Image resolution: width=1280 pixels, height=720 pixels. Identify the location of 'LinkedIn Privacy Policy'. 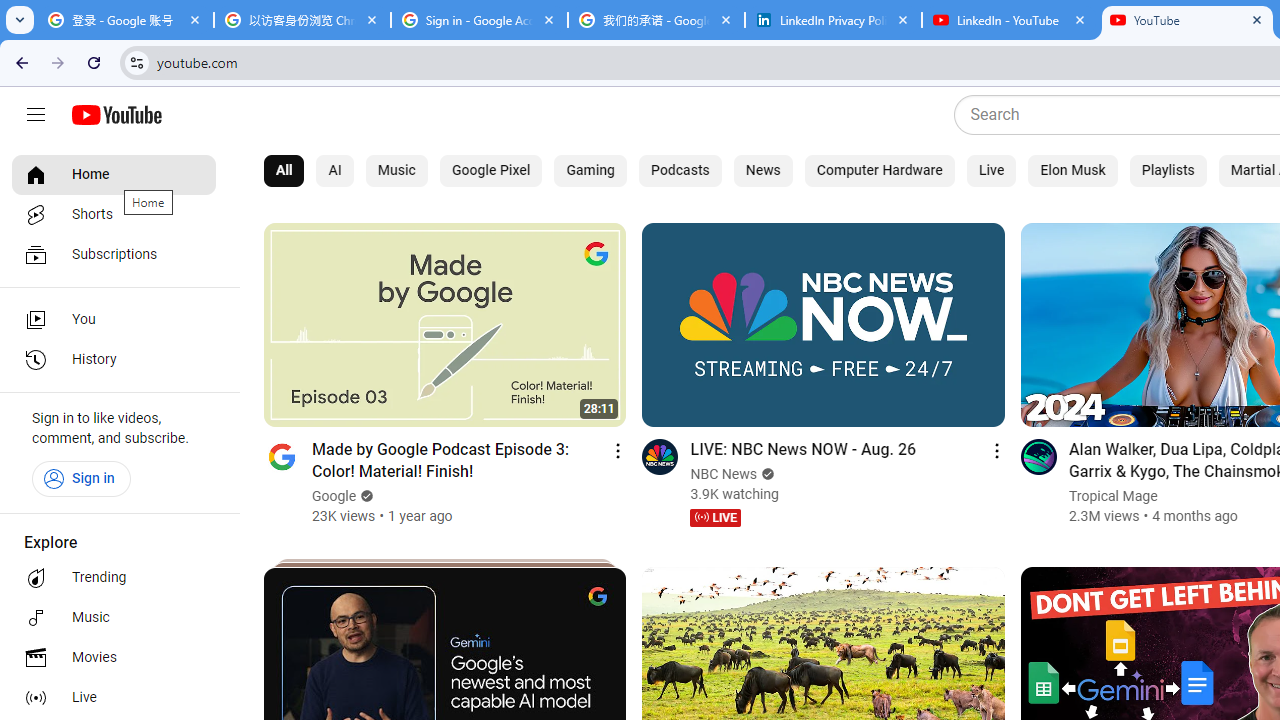
(833, 20).